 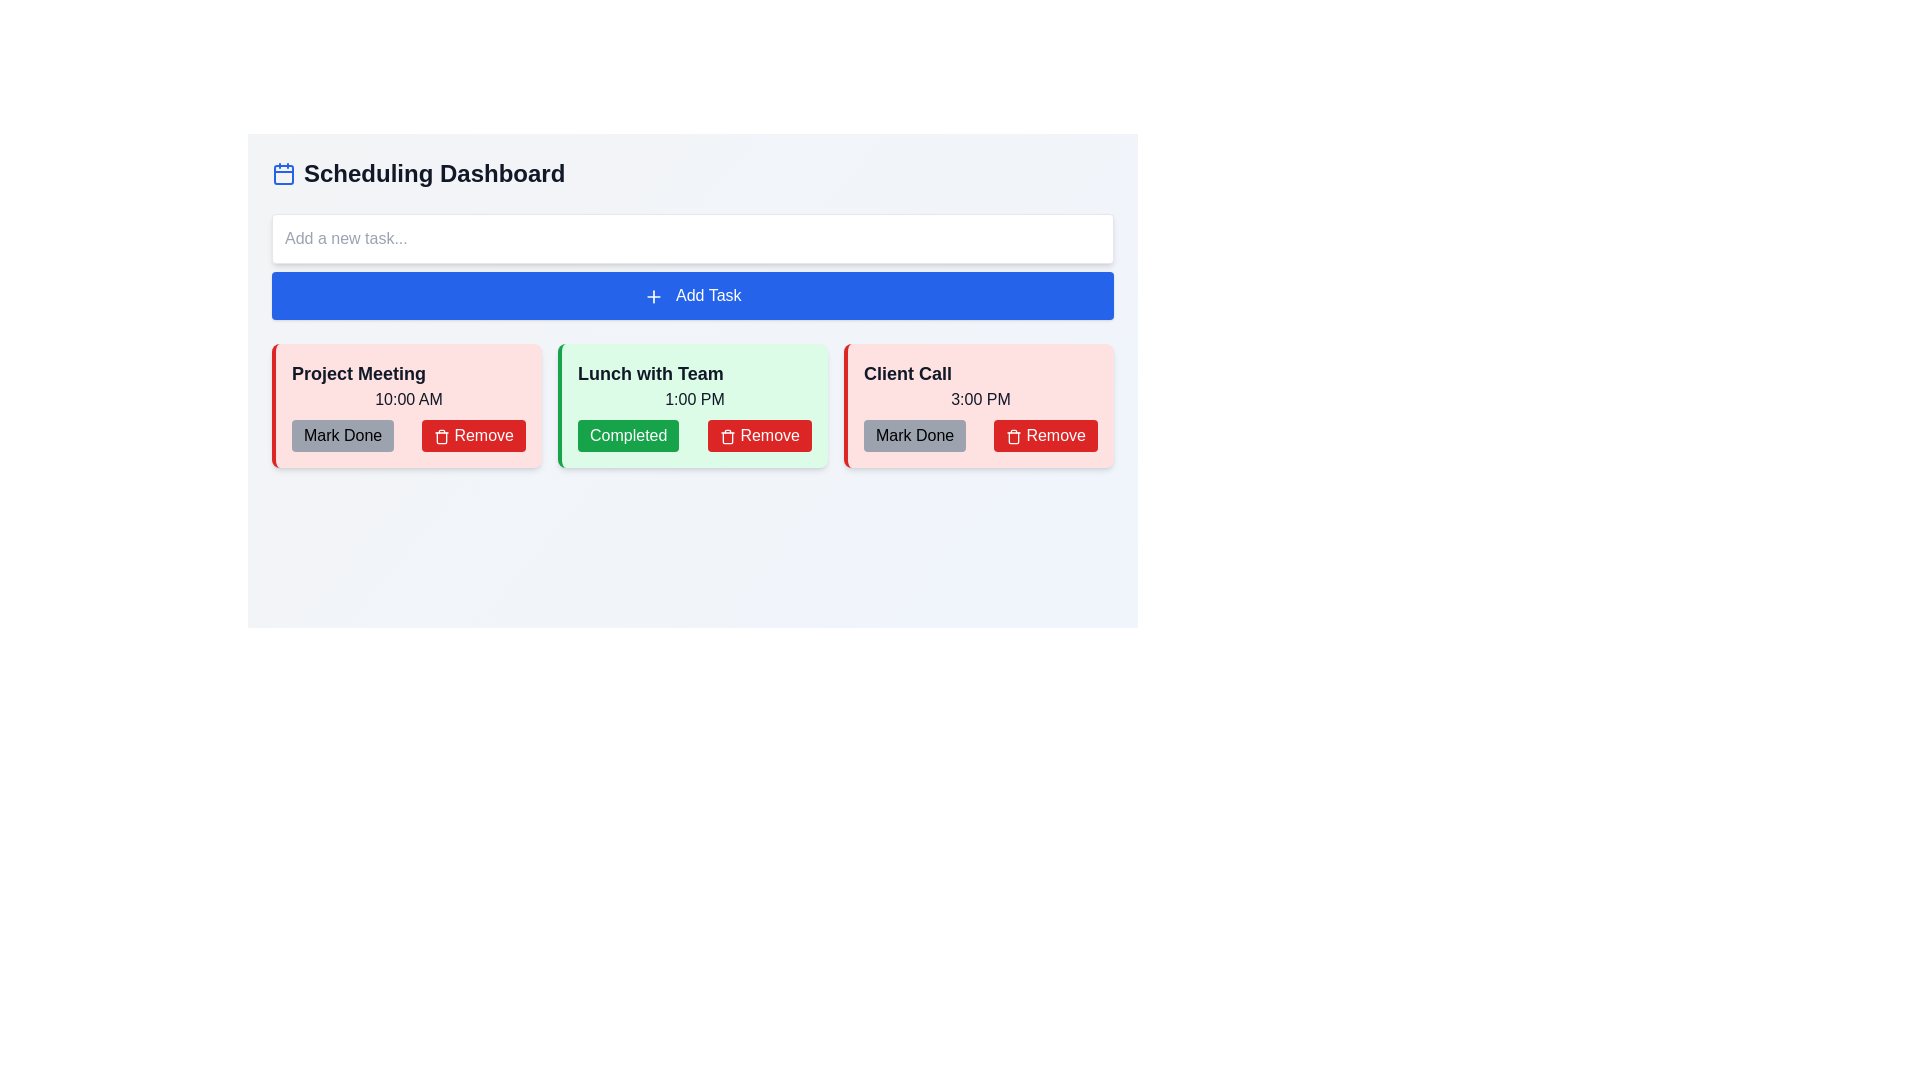 What do you see at coordinates (695, 400) in the screenshot?
I see `the time display '1:00 PM' located in the middle card of three horizontally arranged cards, which is in a light green rectangular card with a dark, bold font` at bounding box center [695, 400].